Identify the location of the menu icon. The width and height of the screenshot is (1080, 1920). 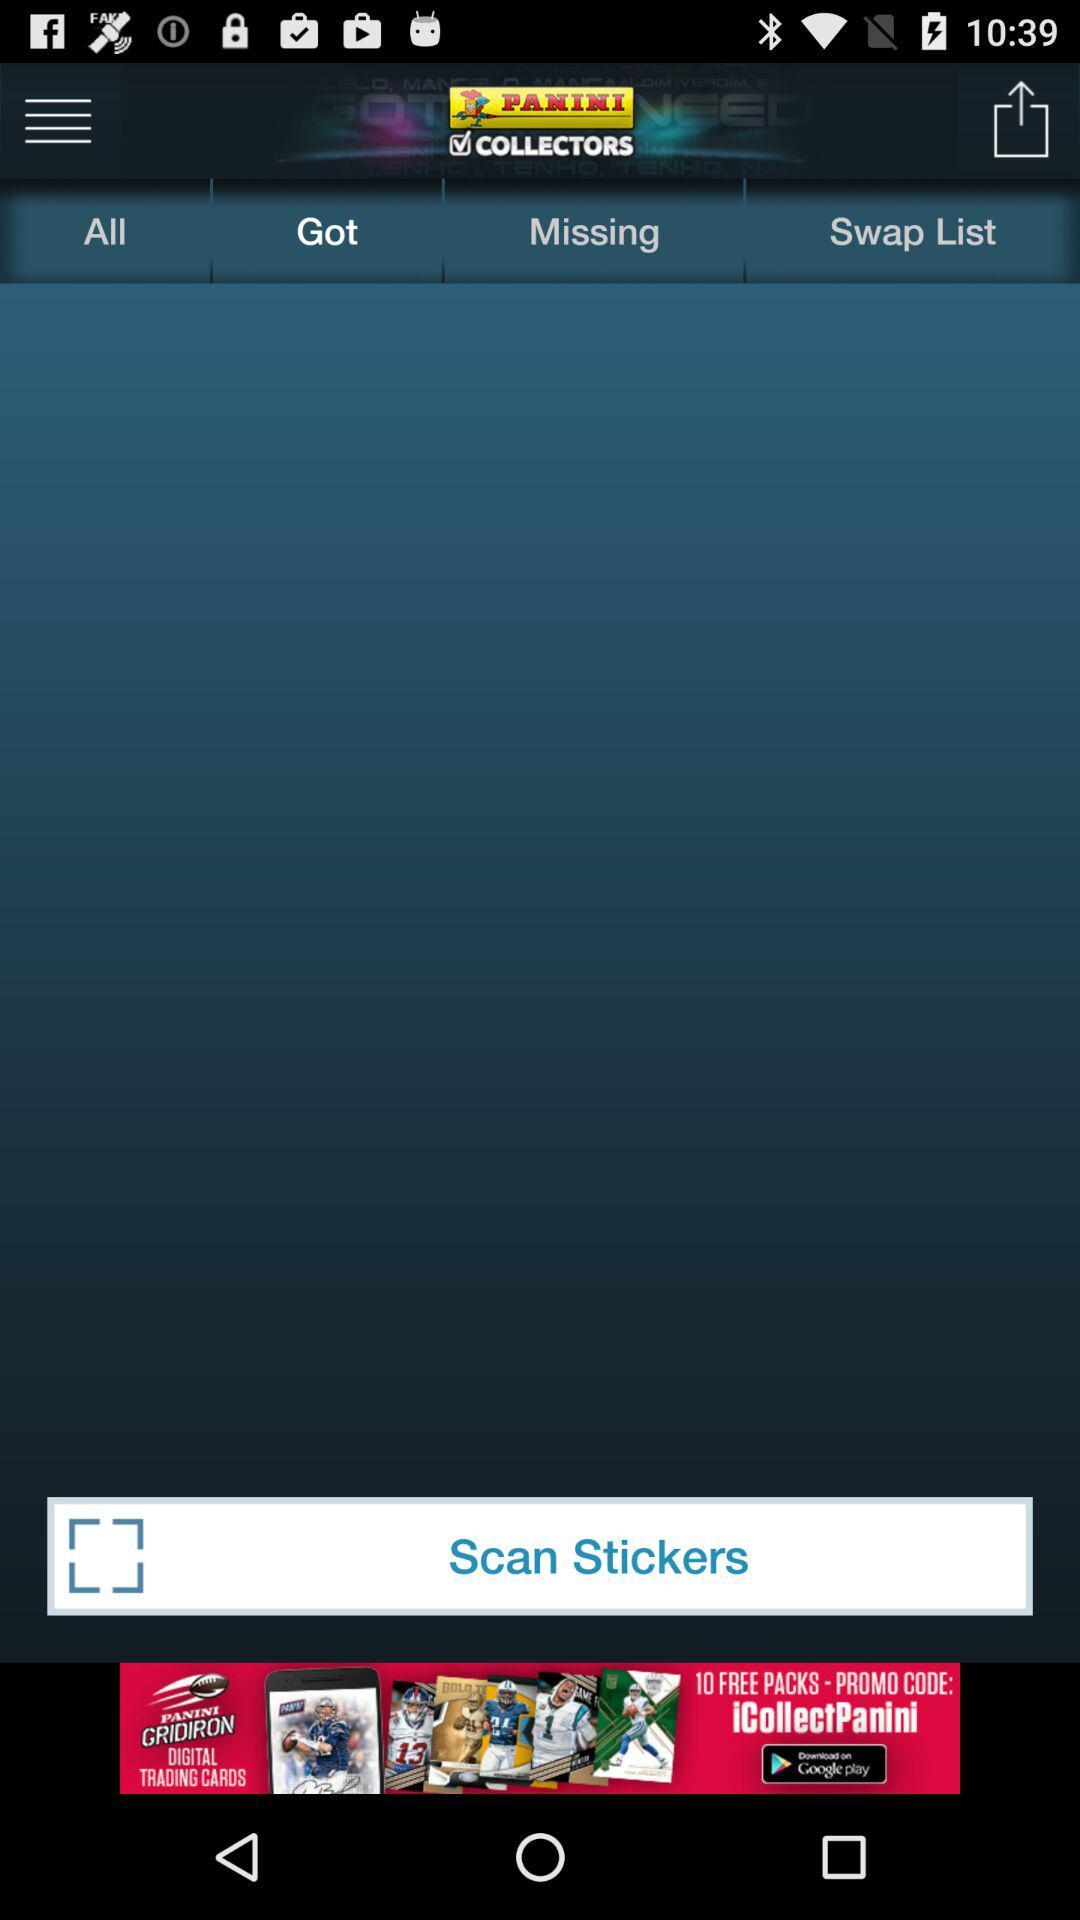
(57, 127).